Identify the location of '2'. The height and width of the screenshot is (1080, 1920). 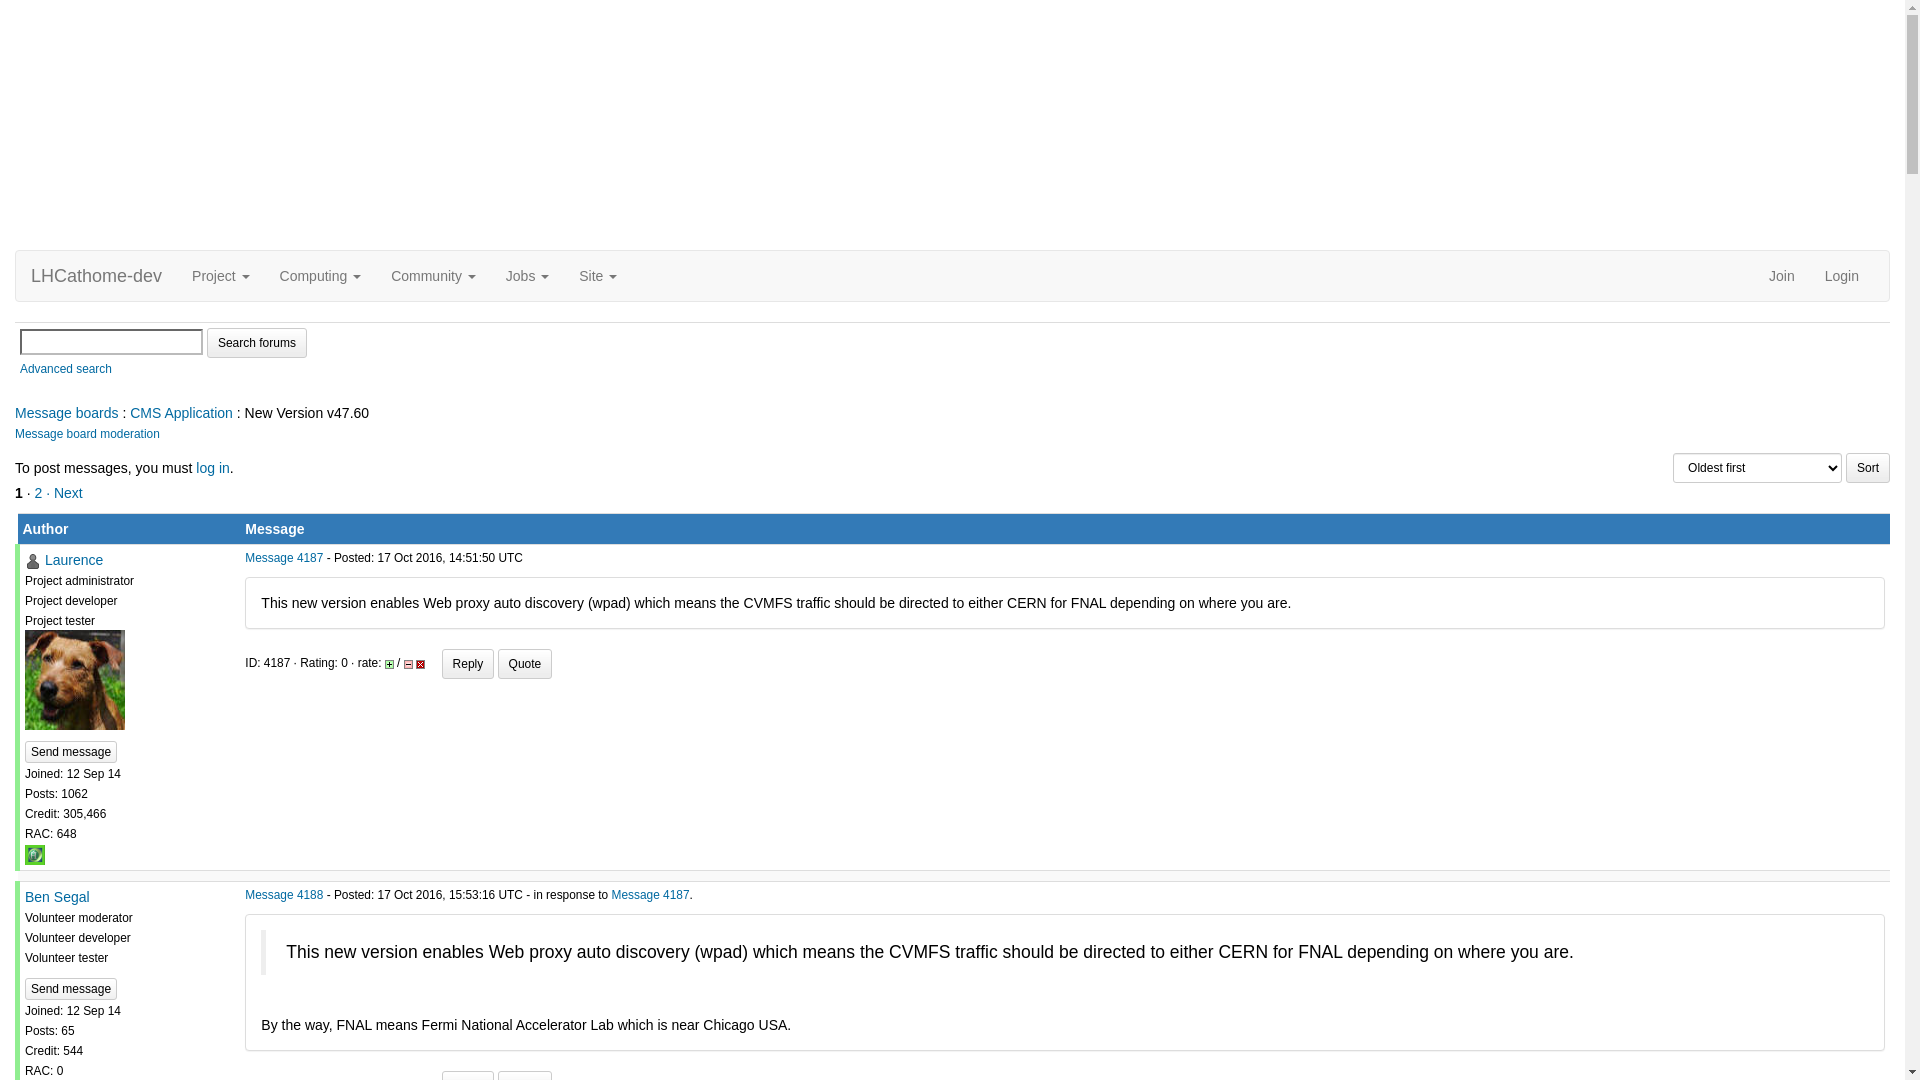
(38, 493).